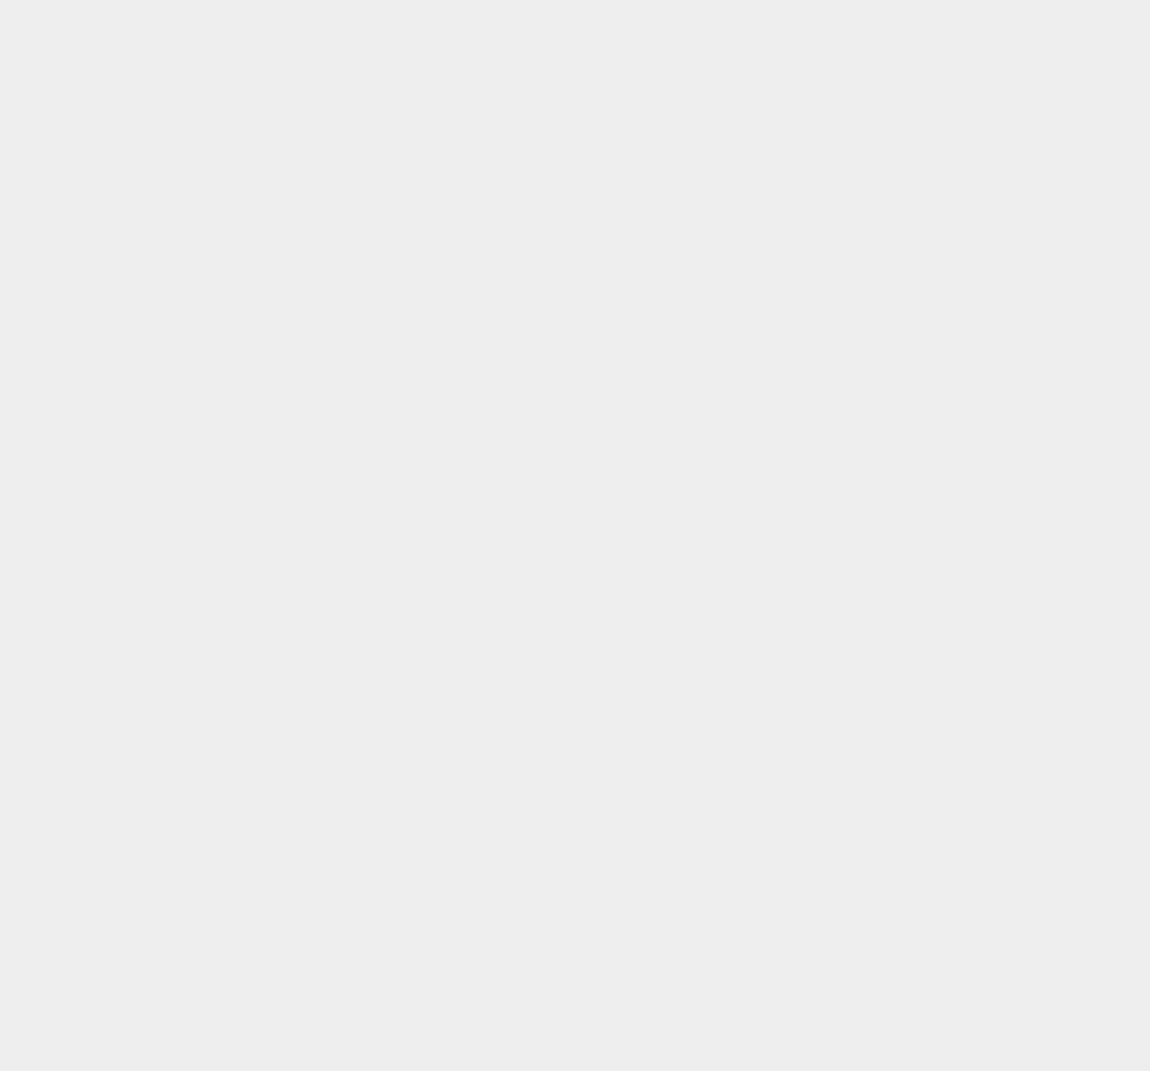 The height and width of the screenshot is (1071, 1150). Describe the element at coordinates (812, 801) in the screenshot. I see `'Android Lollipop'` at that location.